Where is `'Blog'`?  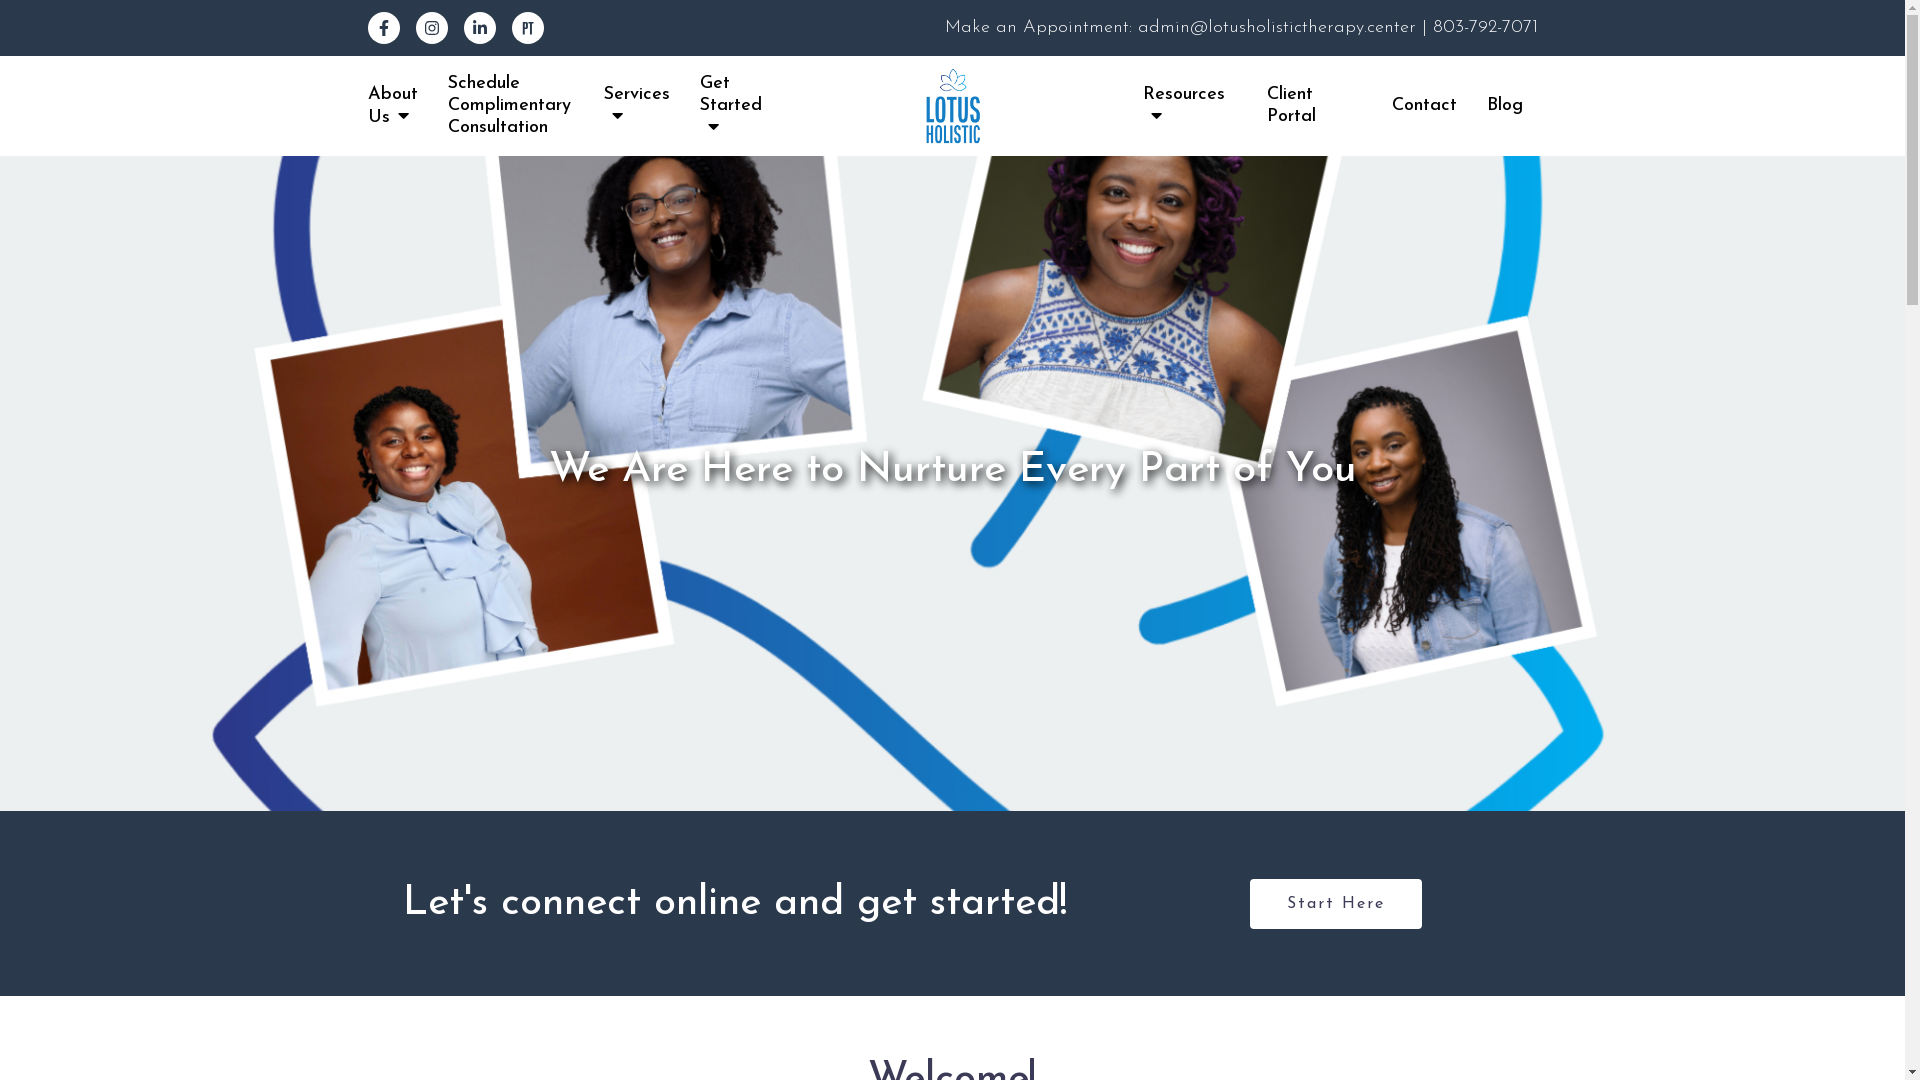 'Blog' is located at coordinates (1503, 105).